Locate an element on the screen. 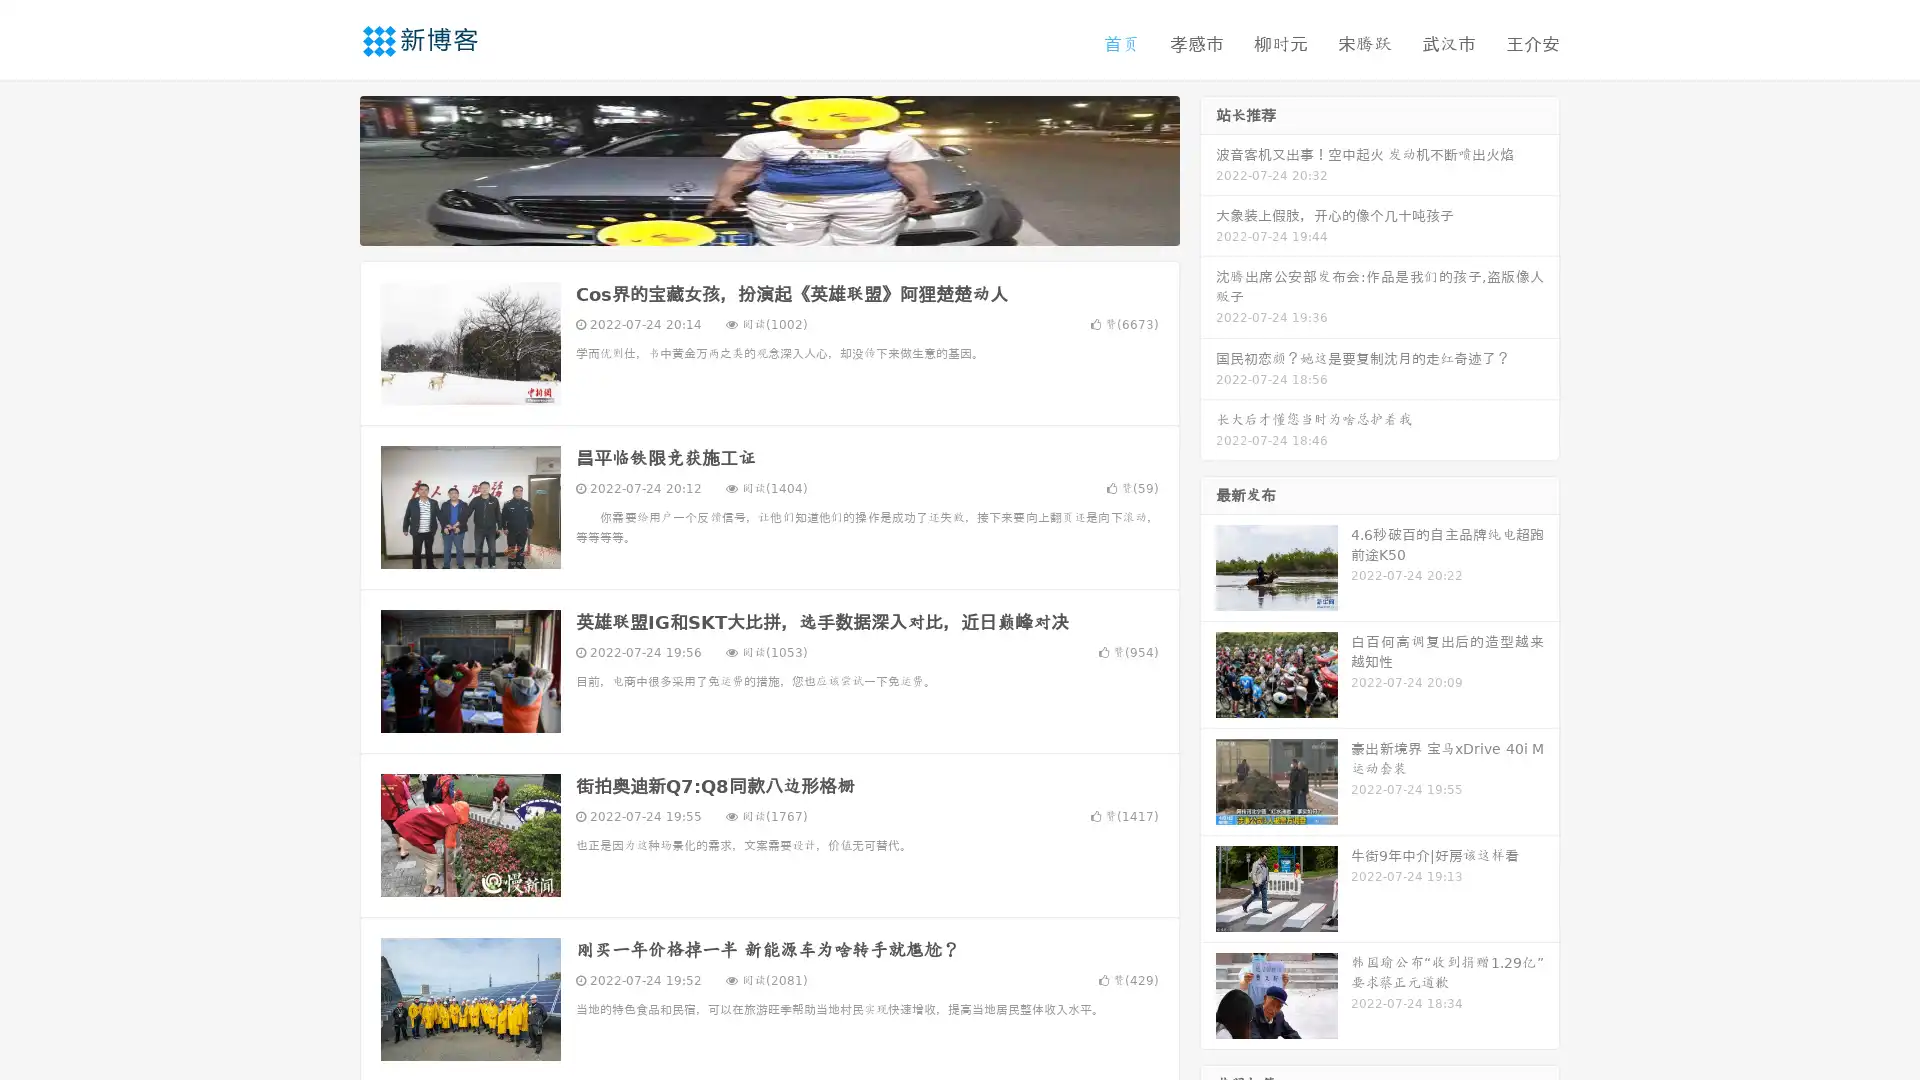 This screenshot has height=1080, width=1920. Next slide is located at coordinates (1208, 168).